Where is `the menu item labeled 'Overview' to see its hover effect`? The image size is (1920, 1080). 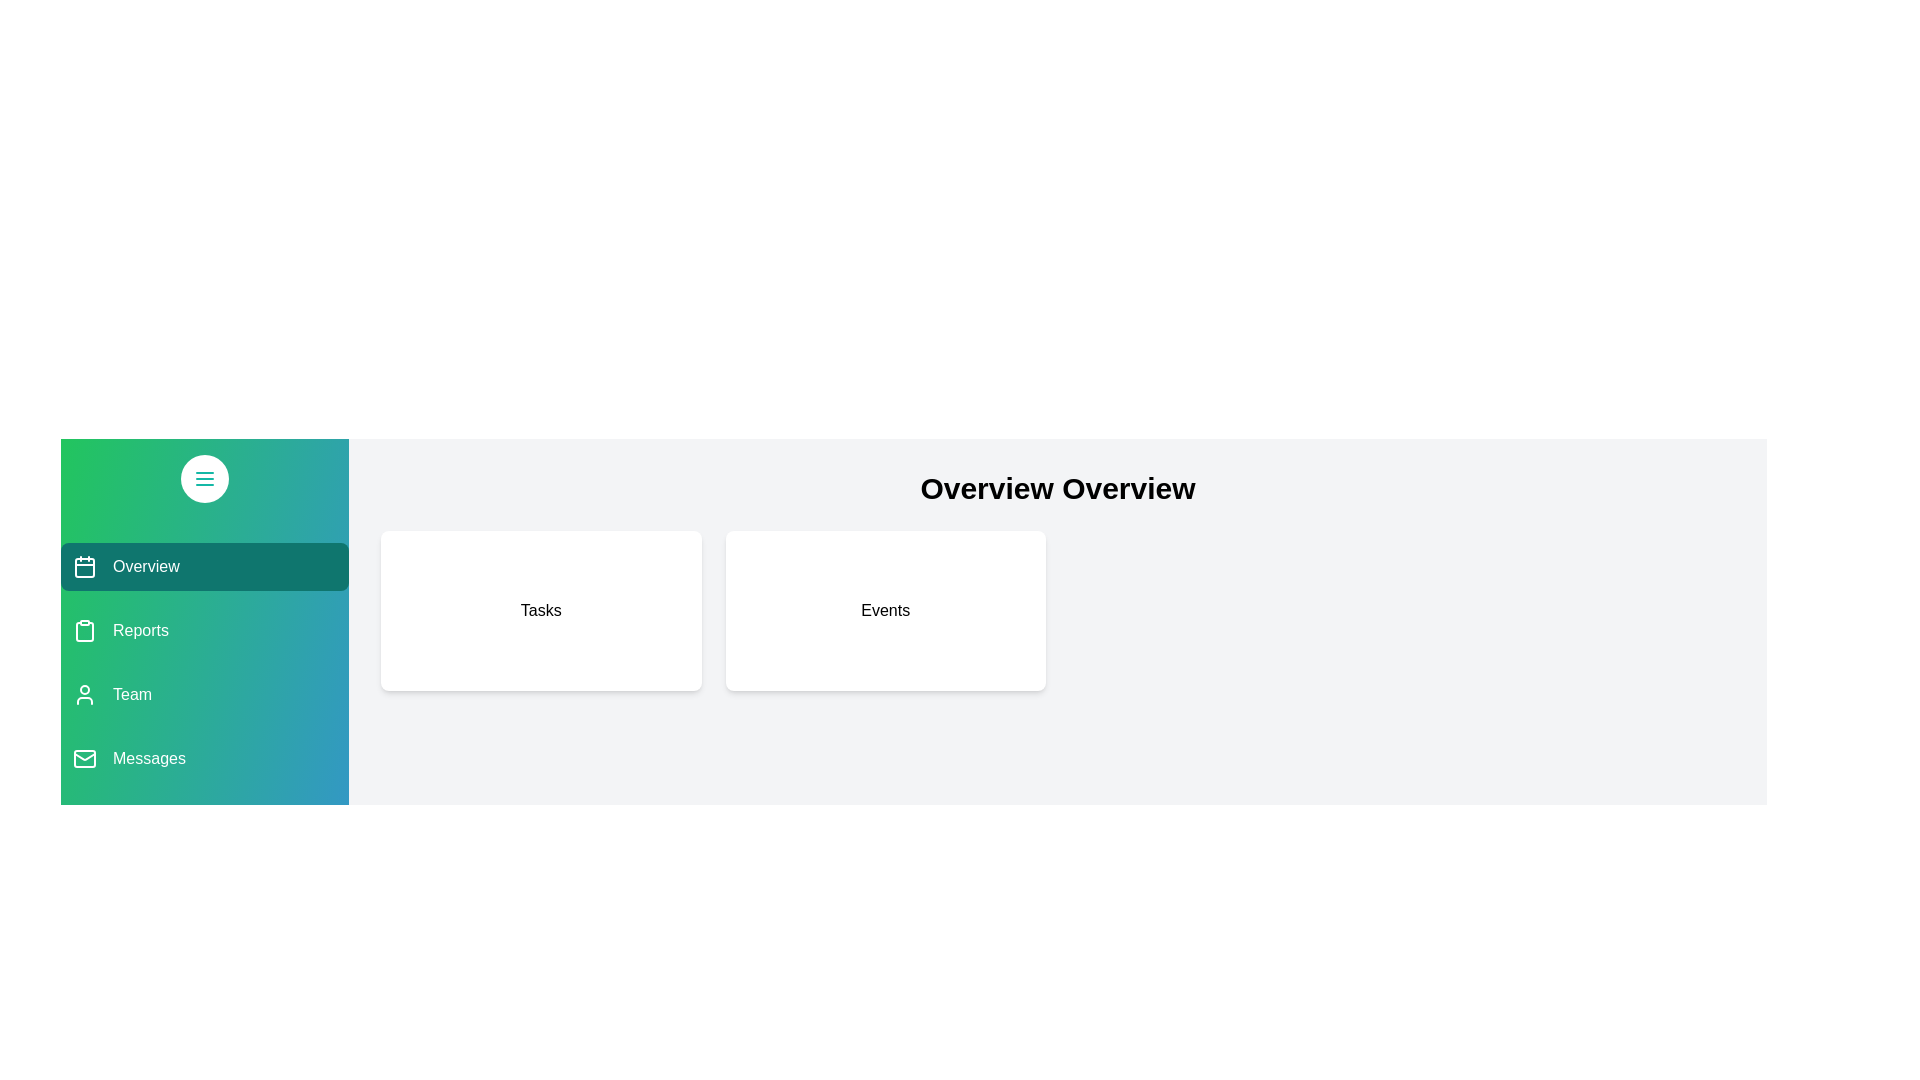 the menu item labeled 'Overview' to see its hover effect is located at coordinates (205, 567).